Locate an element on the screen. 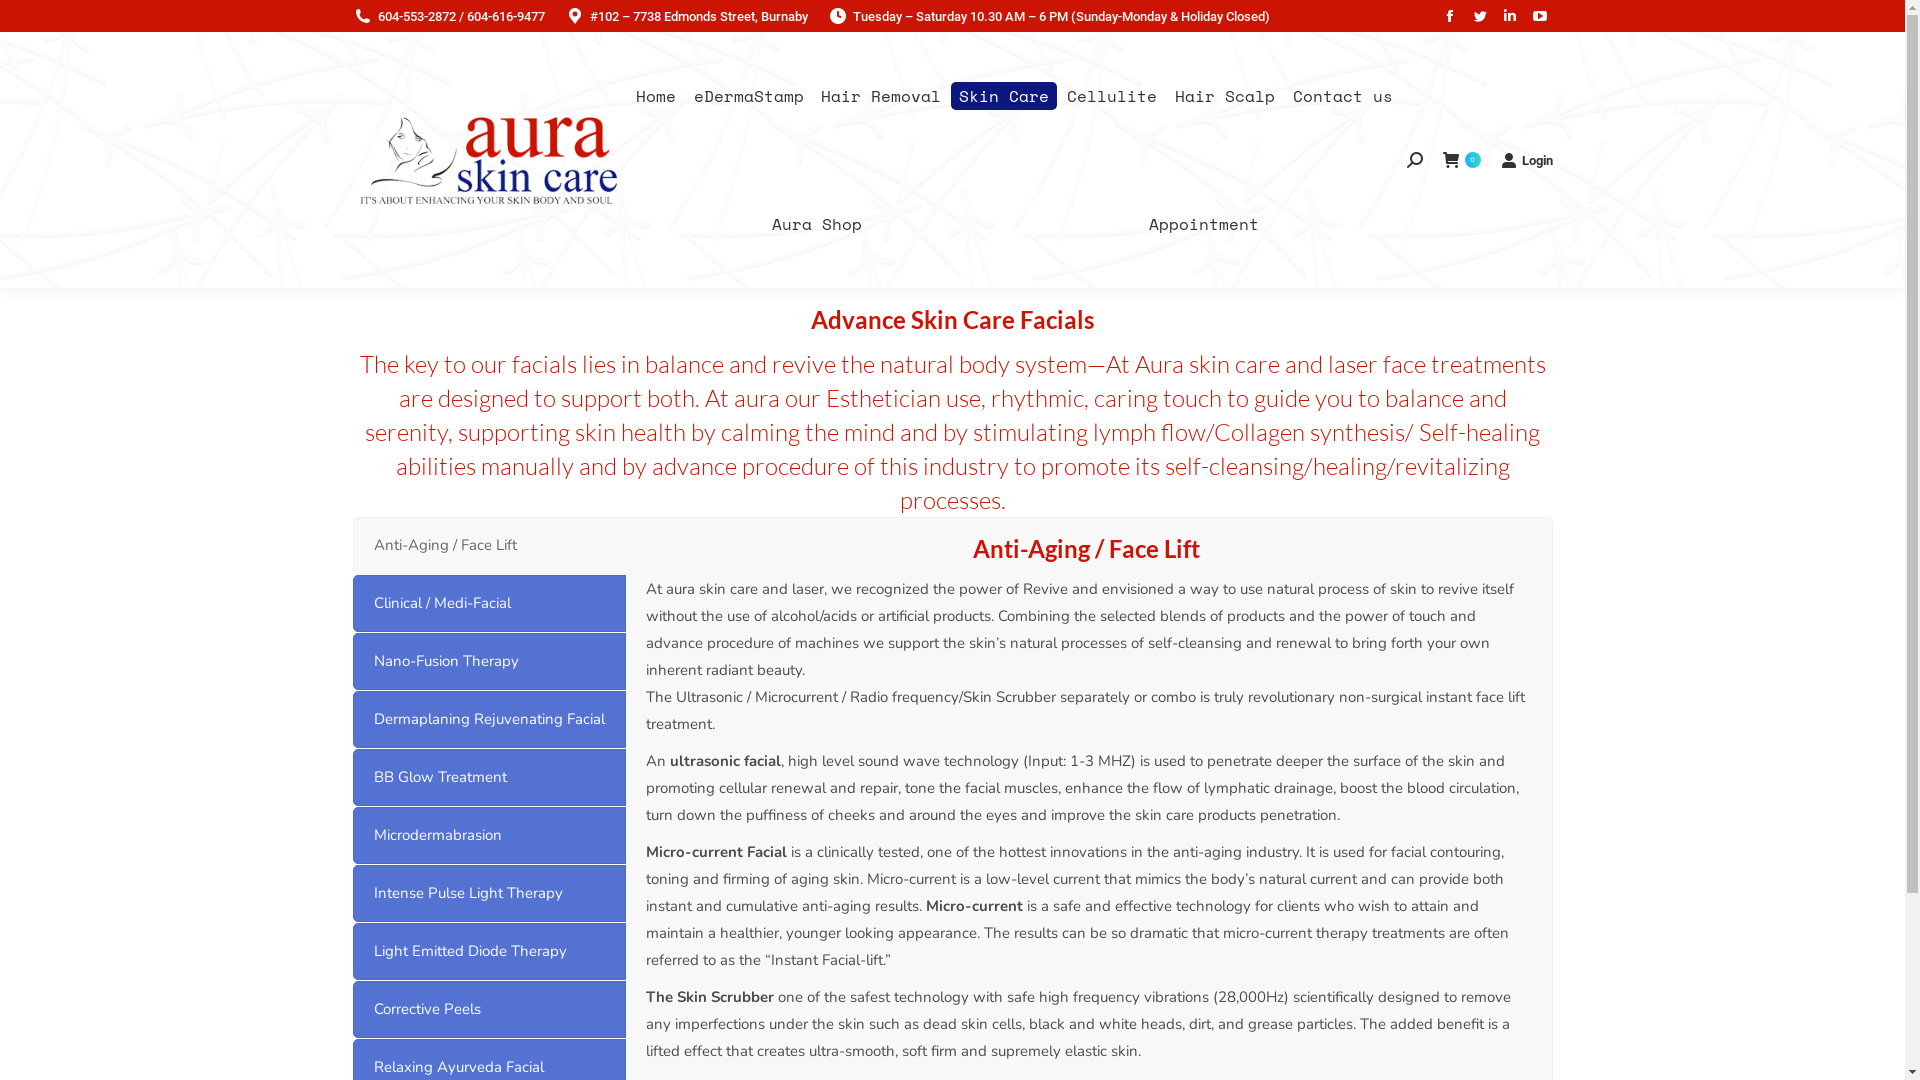 This screenshot has width=1920, height=1080. 'Hair Removal' is located at coordinates (880, 96).